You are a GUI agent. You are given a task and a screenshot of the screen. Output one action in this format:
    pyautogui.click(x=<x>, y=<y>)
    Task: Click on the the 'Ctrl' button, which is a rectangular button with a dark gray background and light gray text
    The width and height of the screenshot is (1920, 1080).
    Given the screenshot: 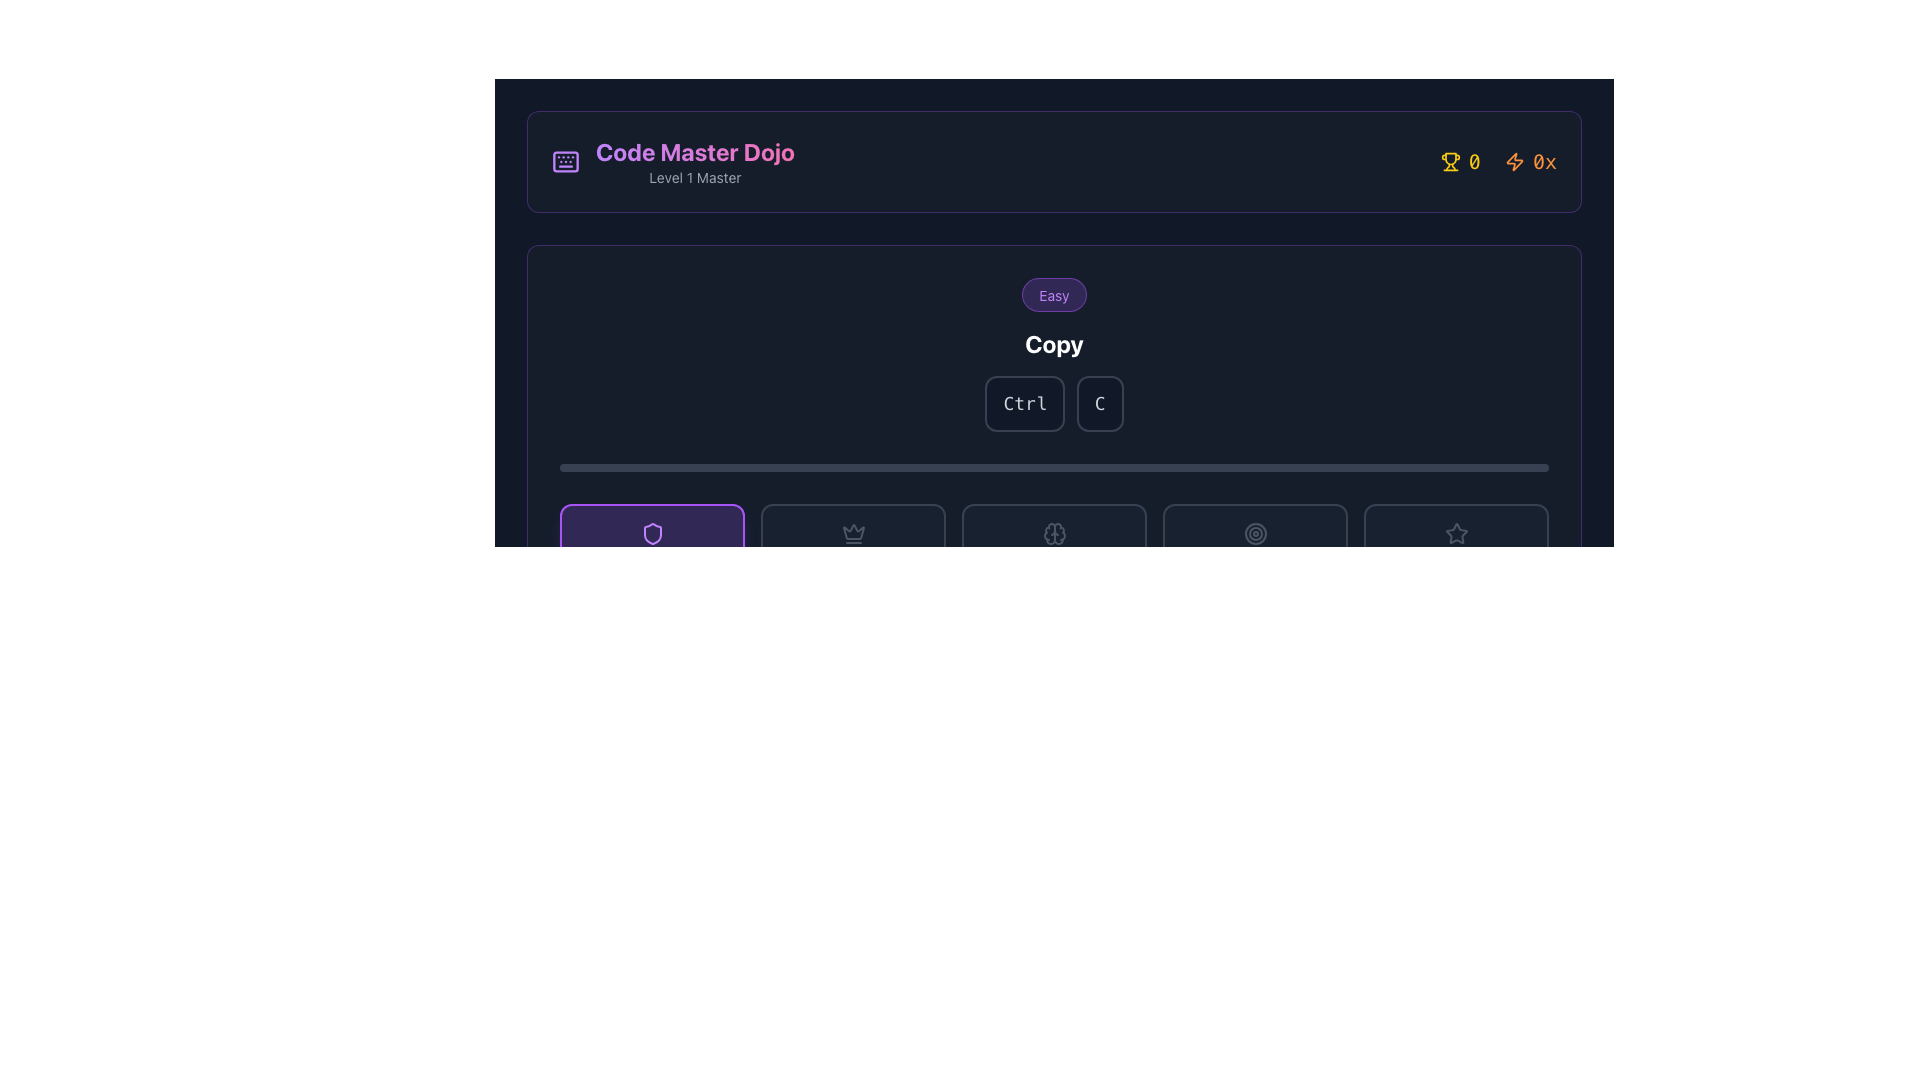 What is the action you would take?
    pyautogui.click(x=1025, y=404)
    